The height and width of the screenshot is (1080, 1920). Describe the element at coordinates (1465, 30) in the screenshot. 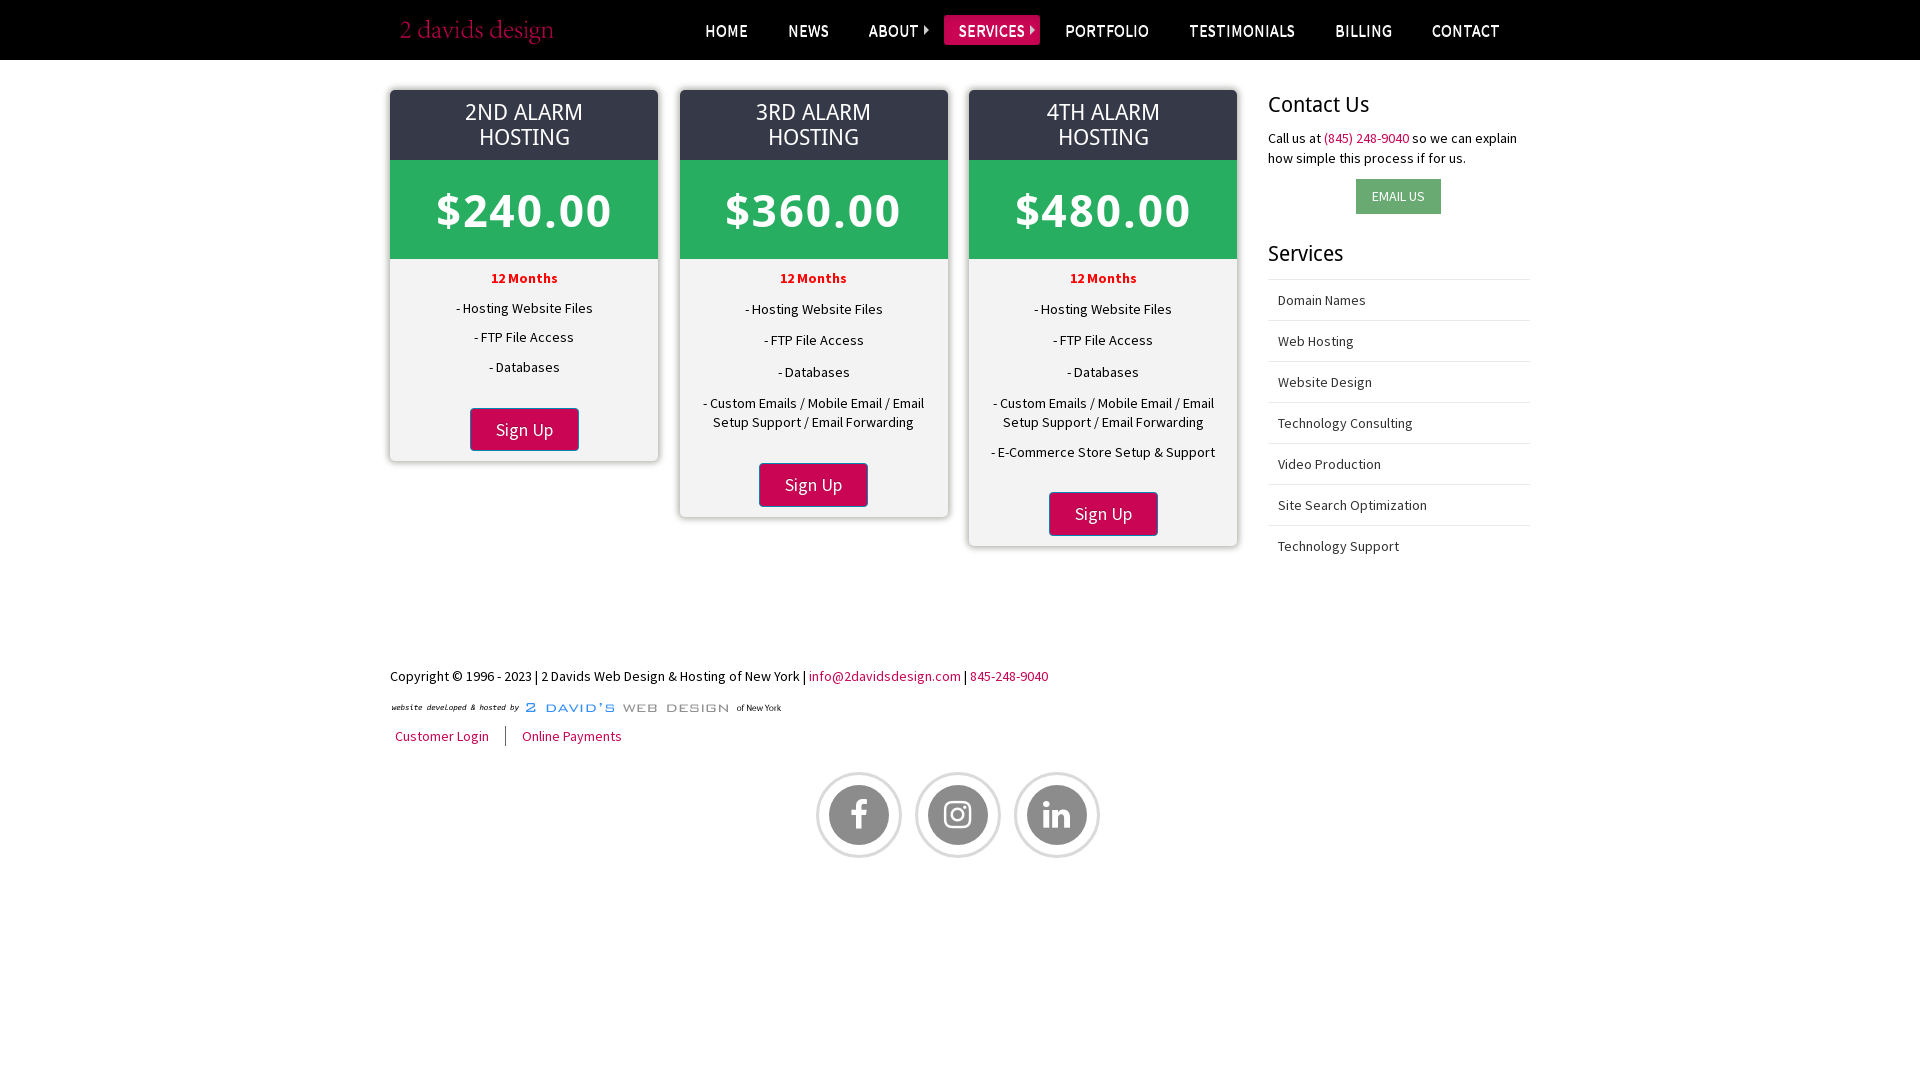

I see `'CONTACT'` at that location.